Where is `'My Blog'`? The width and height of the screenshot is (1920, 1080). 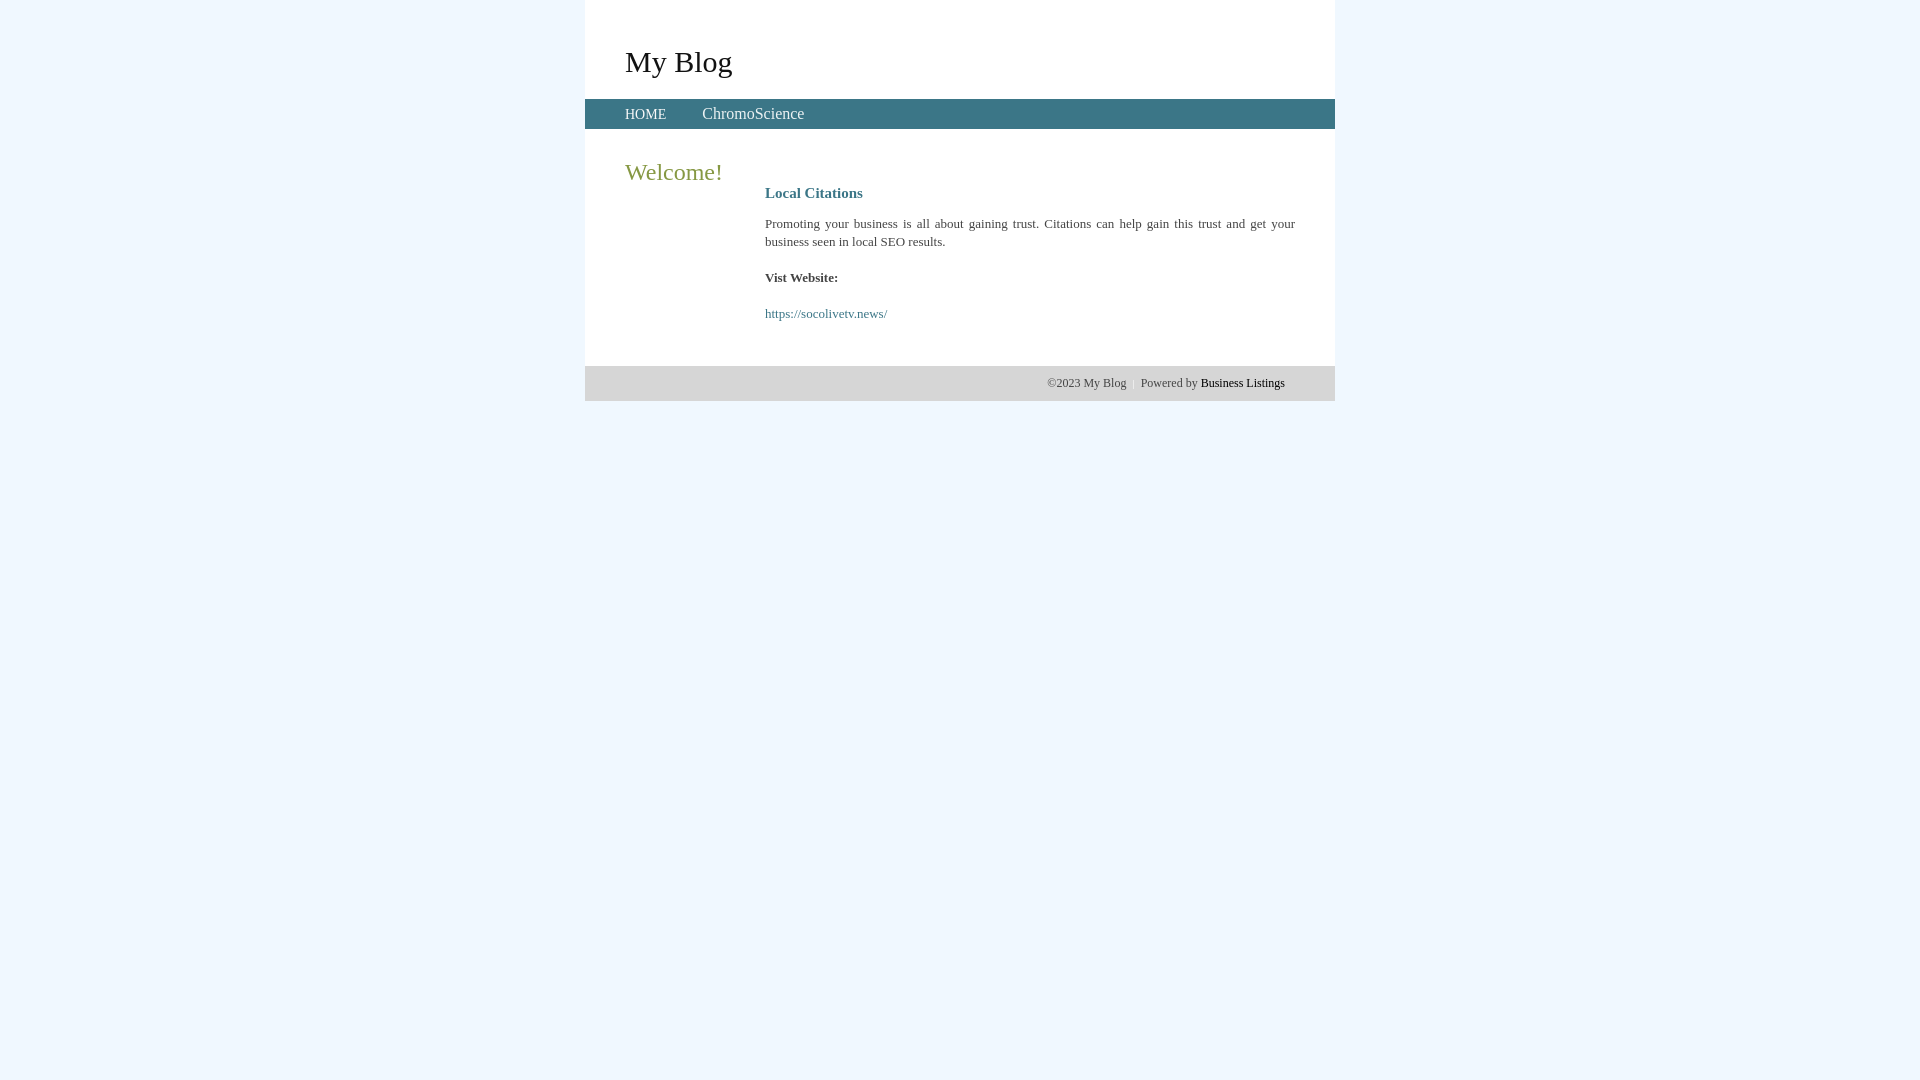 'My Blog' is located at coordinates (623, 60).